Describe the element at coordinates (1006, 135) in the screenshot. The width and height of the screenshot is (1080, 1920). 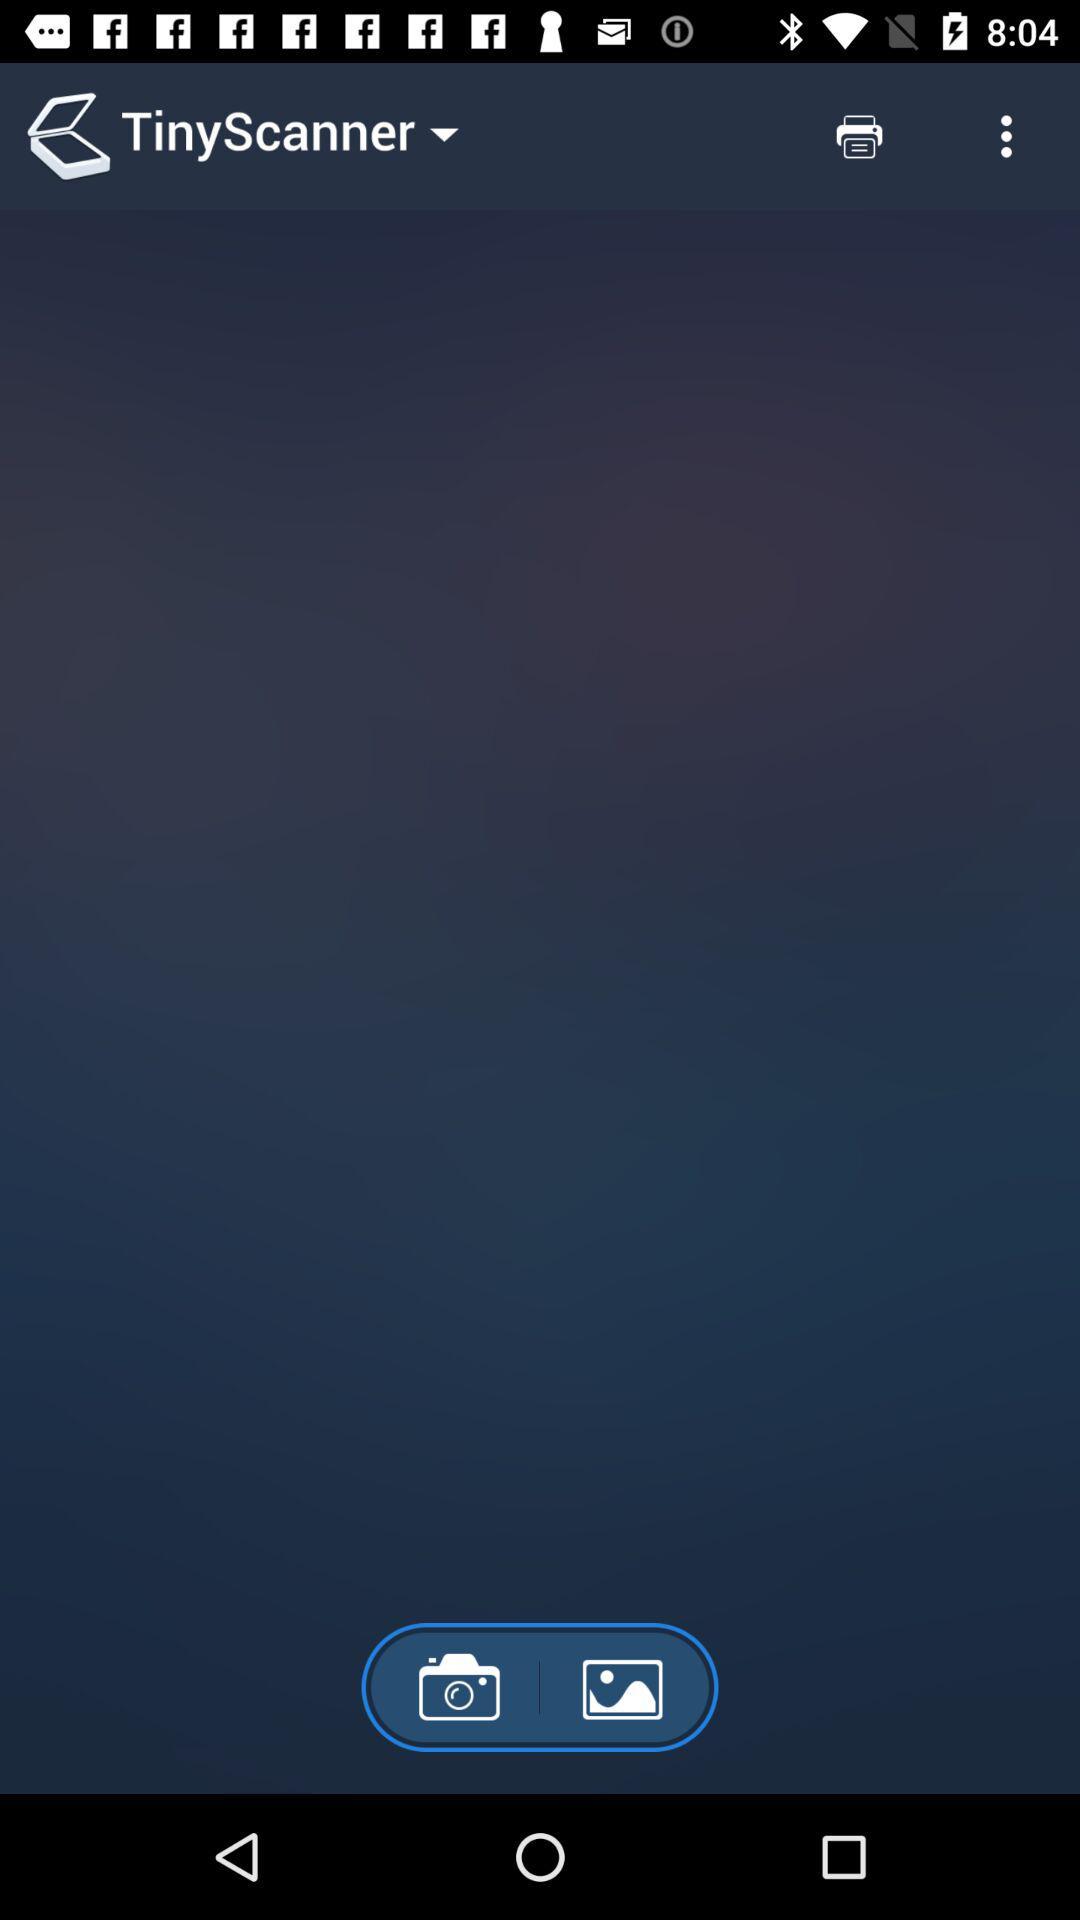
I see `the more icon` at that location.